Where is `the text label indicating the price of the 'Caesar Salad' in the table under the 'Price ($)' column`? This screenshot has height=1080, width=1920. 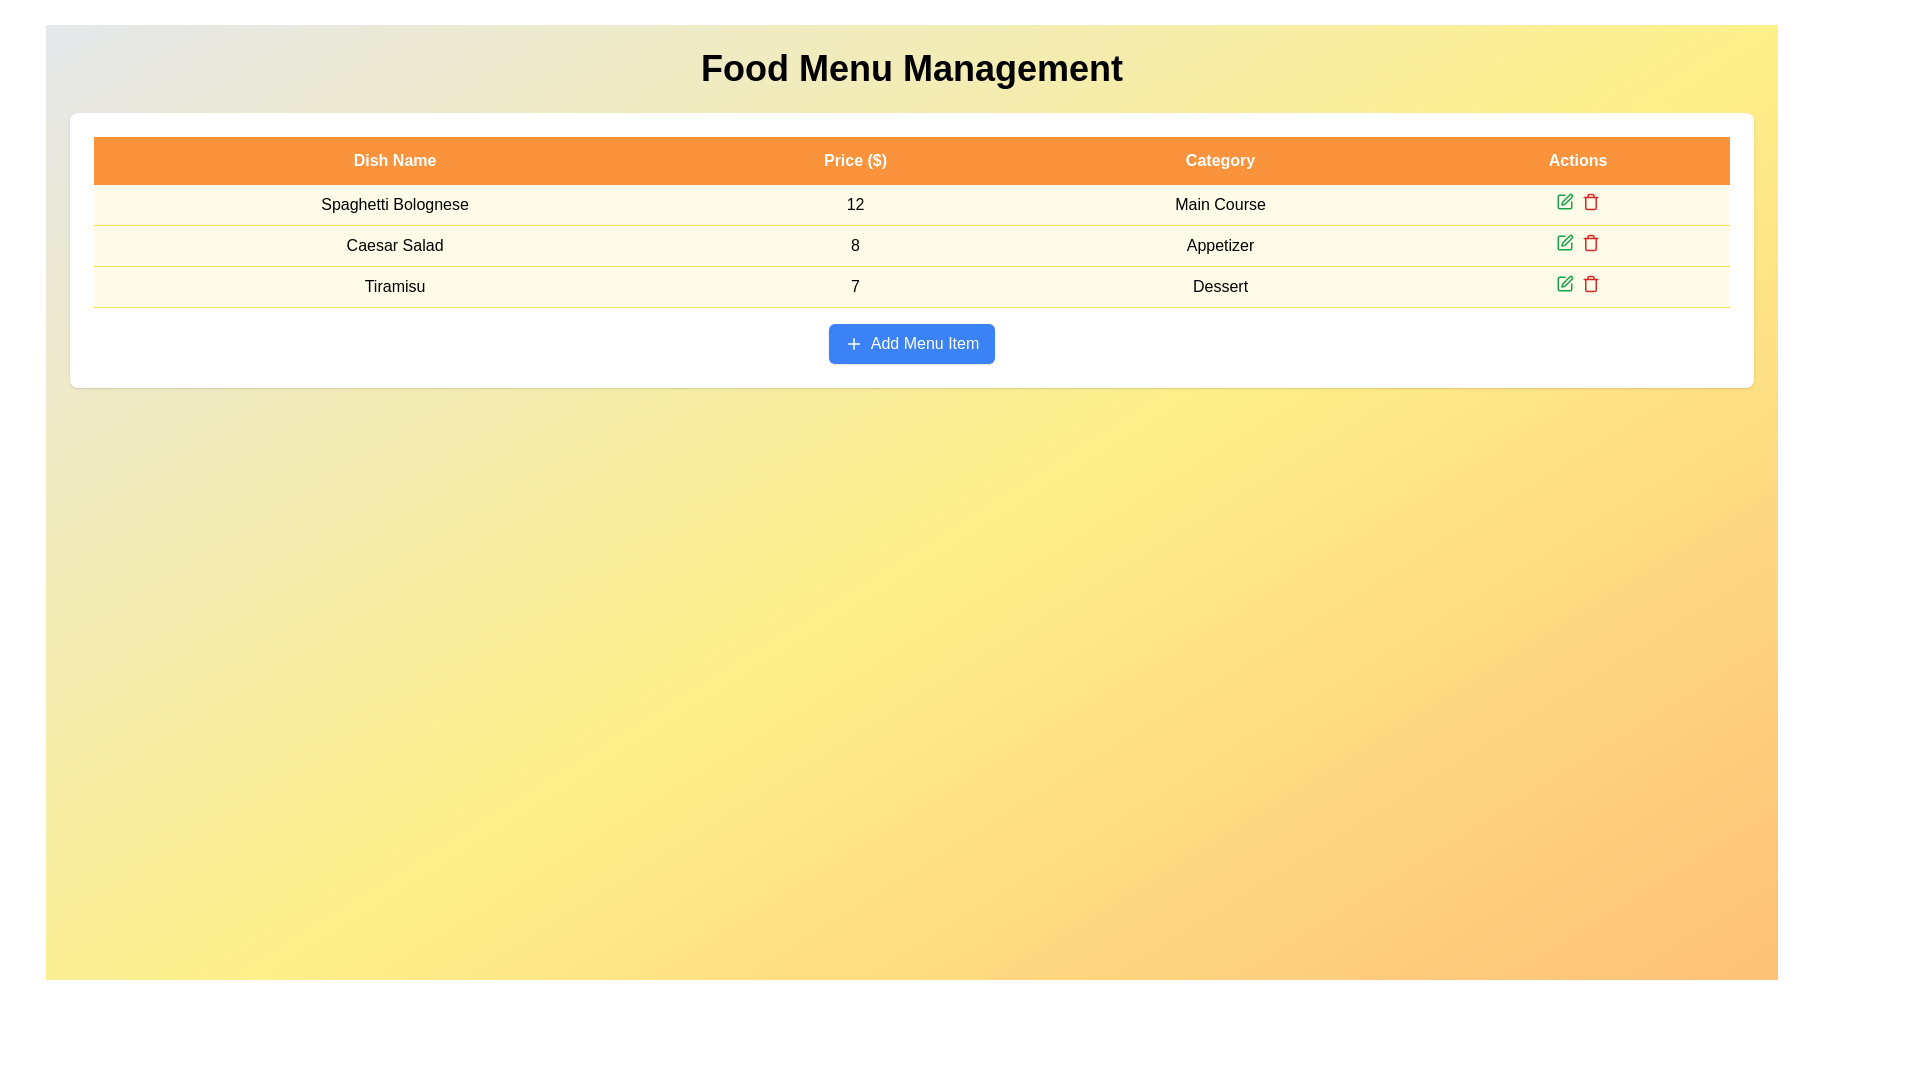 the text label indicating the price of the 'Caesar Salad' in the table under the 'Price ($)' column is located at coordinates (855, 245).